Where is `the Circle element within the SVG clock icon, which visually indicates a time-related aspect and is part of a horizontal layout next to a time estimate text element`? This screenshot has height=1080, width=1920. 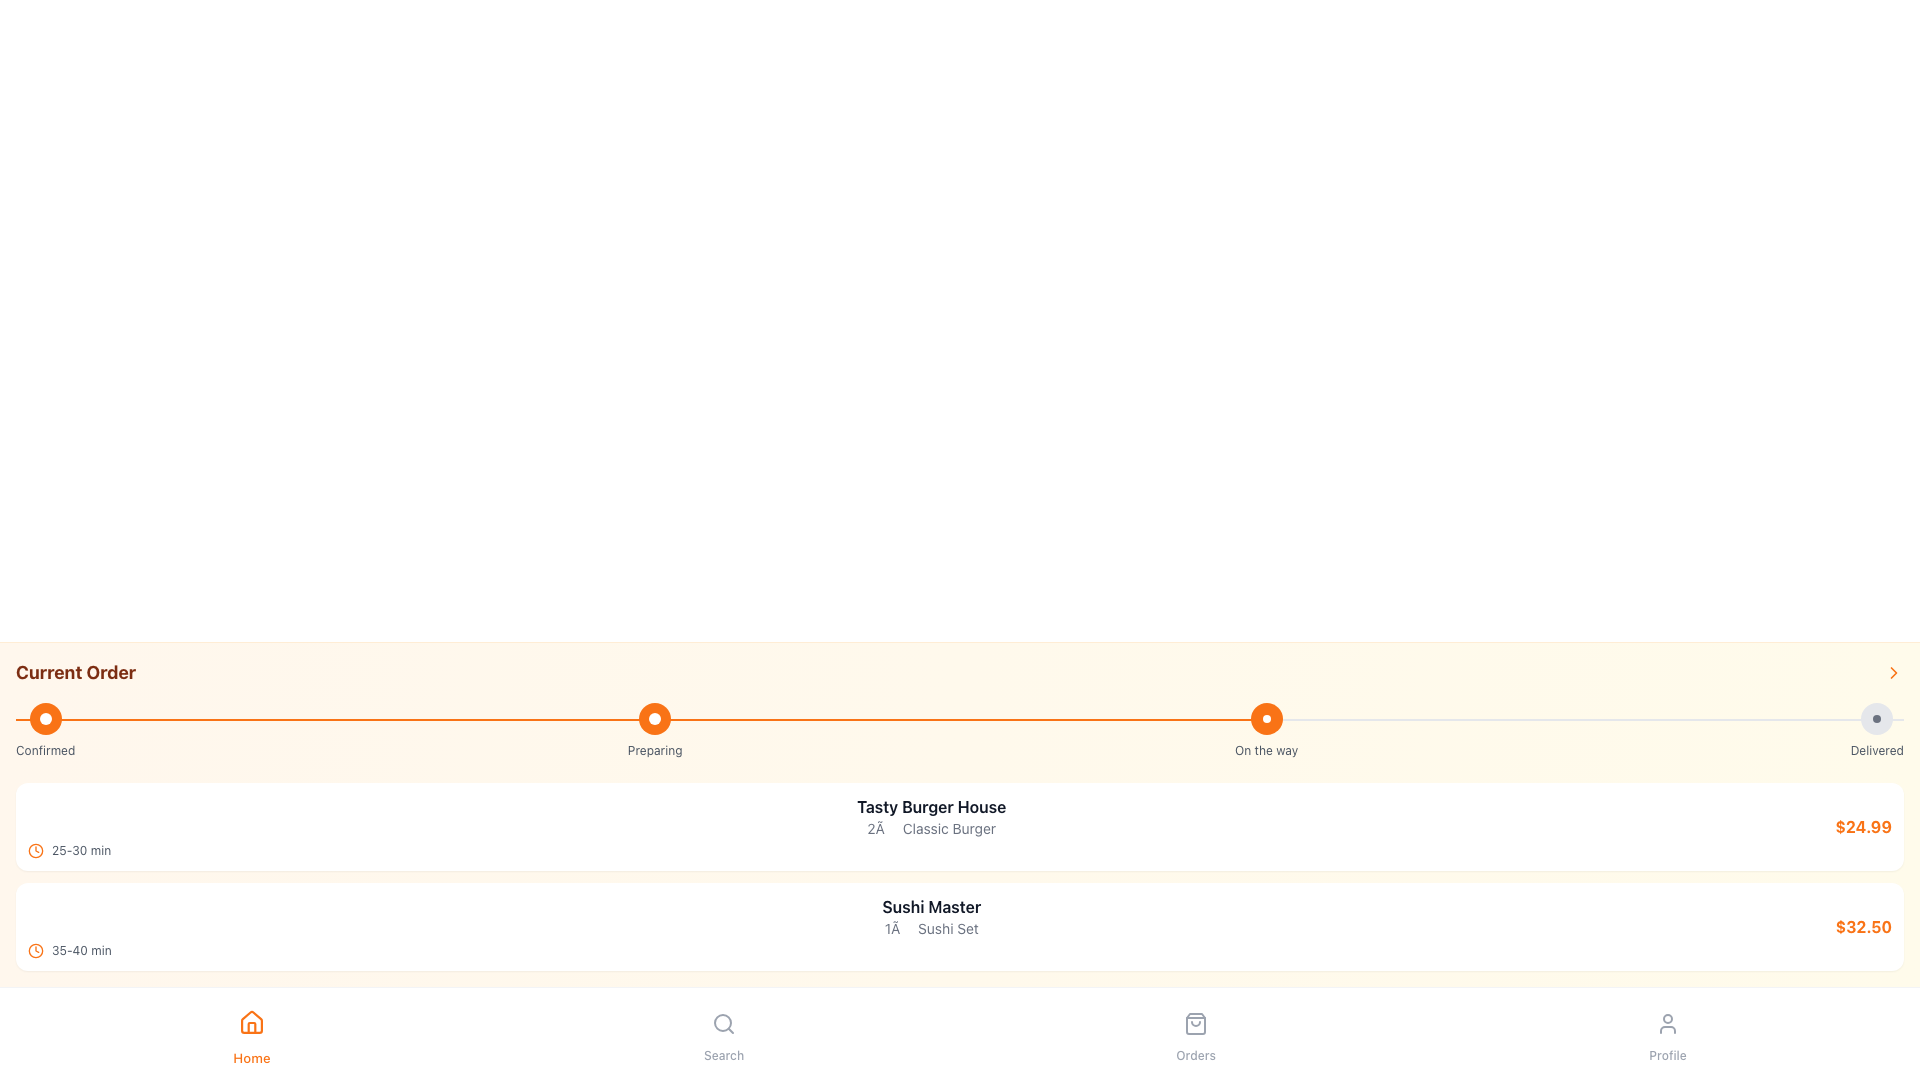 the Circle element within the SVG clock icon, which visually indicates a time-related aspect and is part of a horizontal layout next to a time estimate text element is located at coordinates (35, 851).